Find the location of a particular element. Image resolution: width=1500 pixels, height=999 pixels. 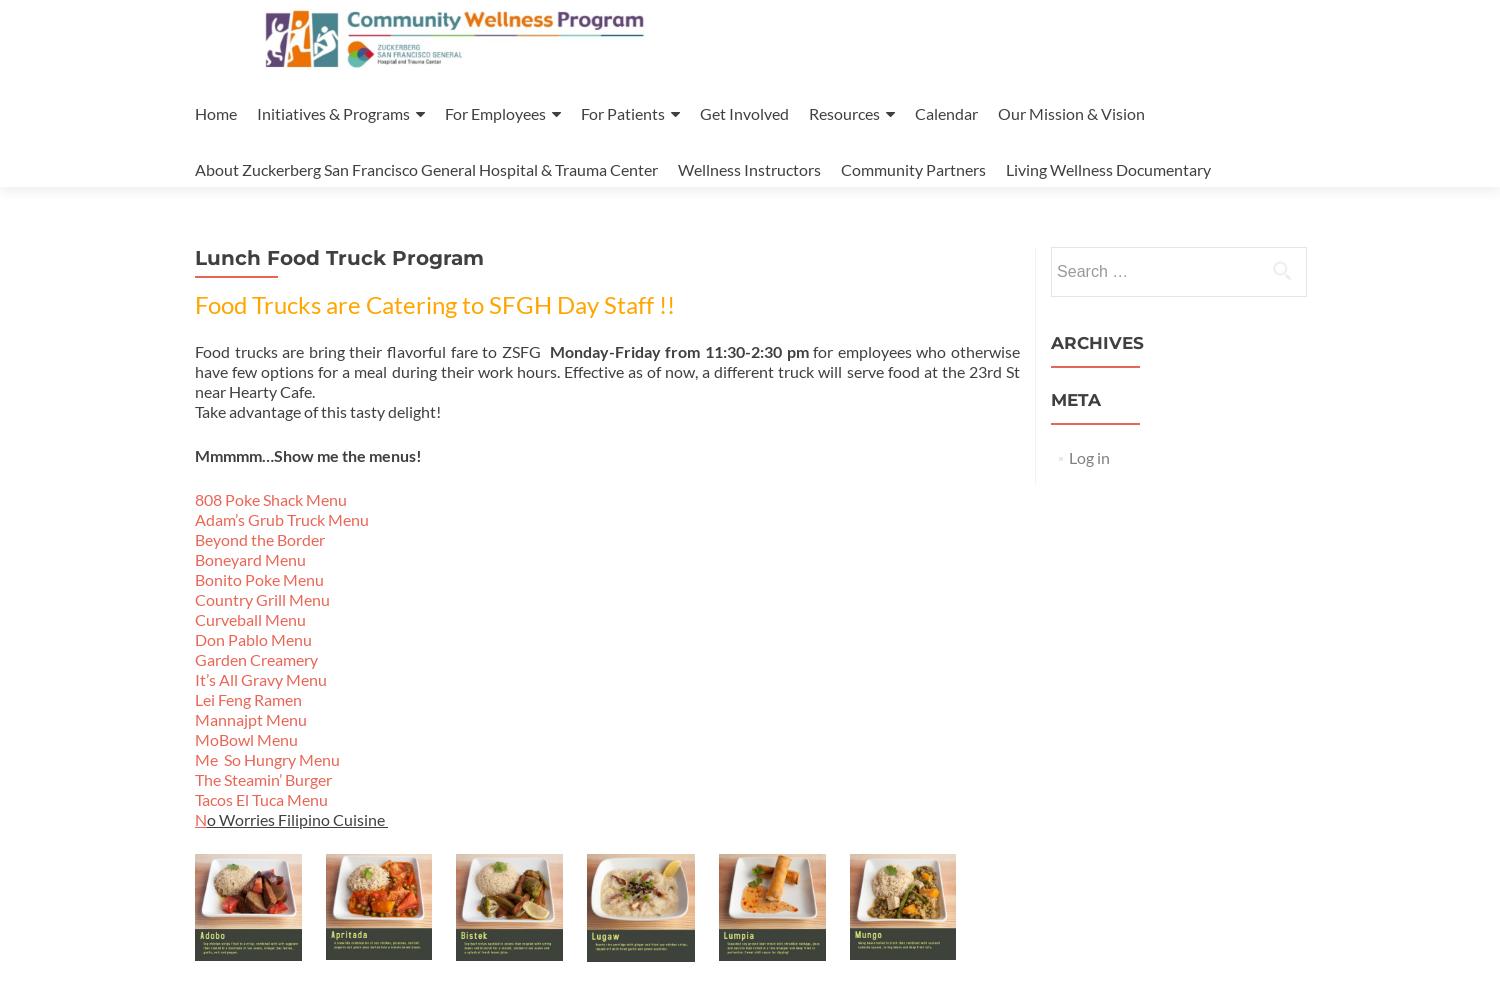

'Calendar' is located at coordinates (945, 113).